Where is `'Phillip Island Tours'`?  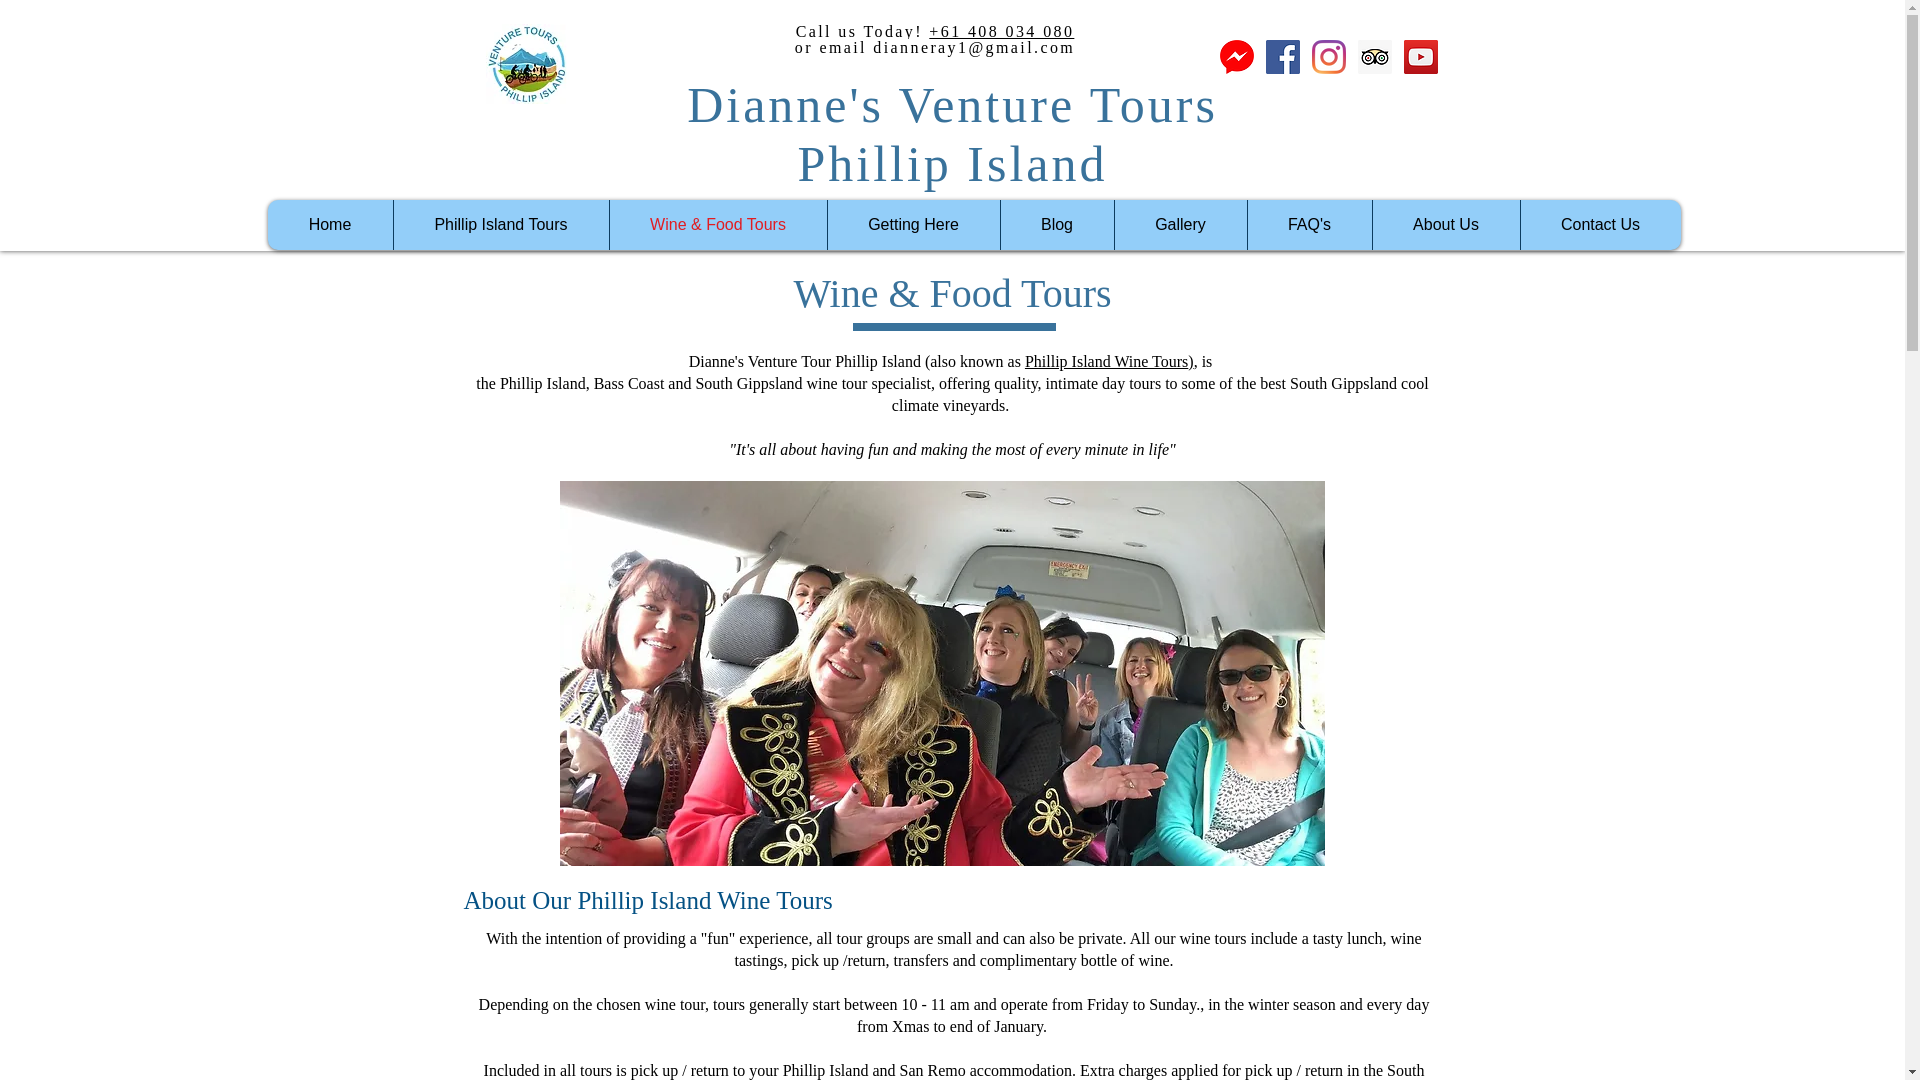 'Phillip Island Tours' is located at coordinates (392, 224).